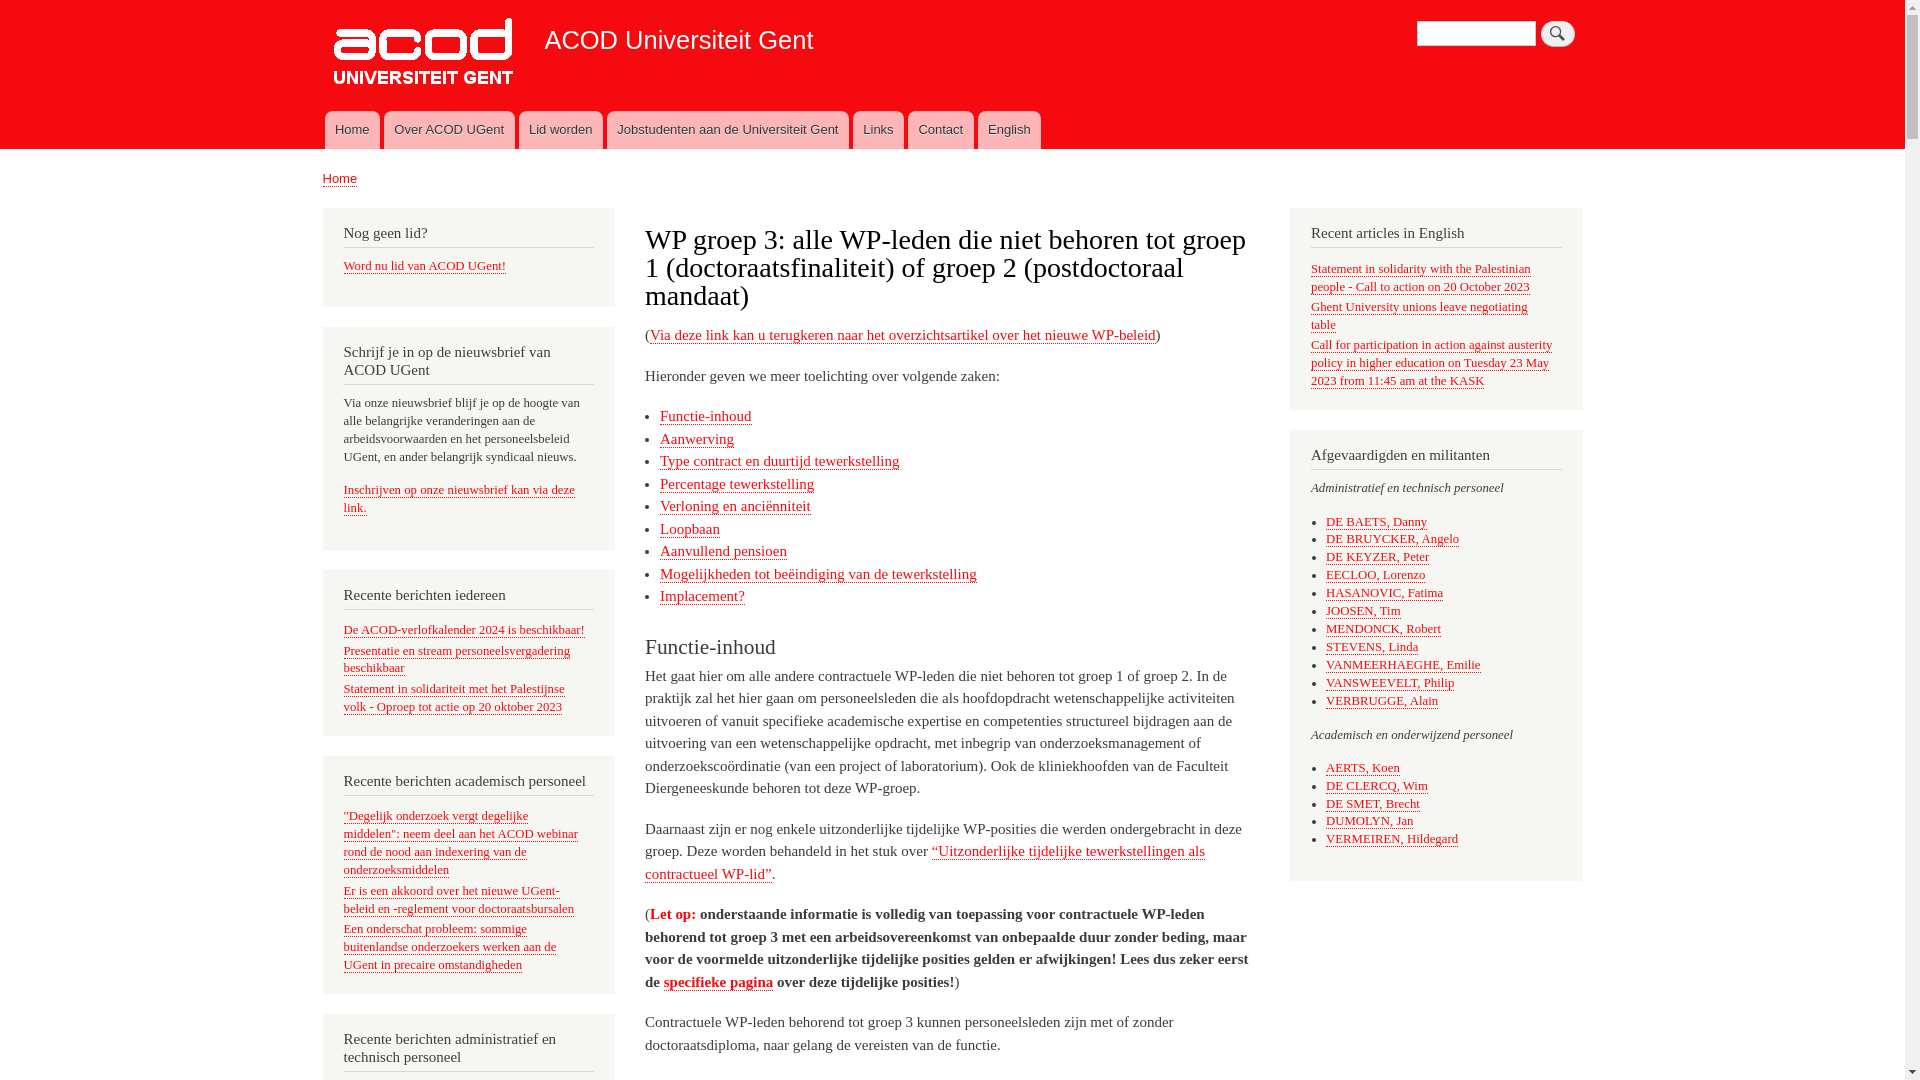 Image resolution: width=1920 pixels, height=1080 pixels. Describe the element at coordinates (339, 177) in the screenshot. I see `'Home'` at that location.